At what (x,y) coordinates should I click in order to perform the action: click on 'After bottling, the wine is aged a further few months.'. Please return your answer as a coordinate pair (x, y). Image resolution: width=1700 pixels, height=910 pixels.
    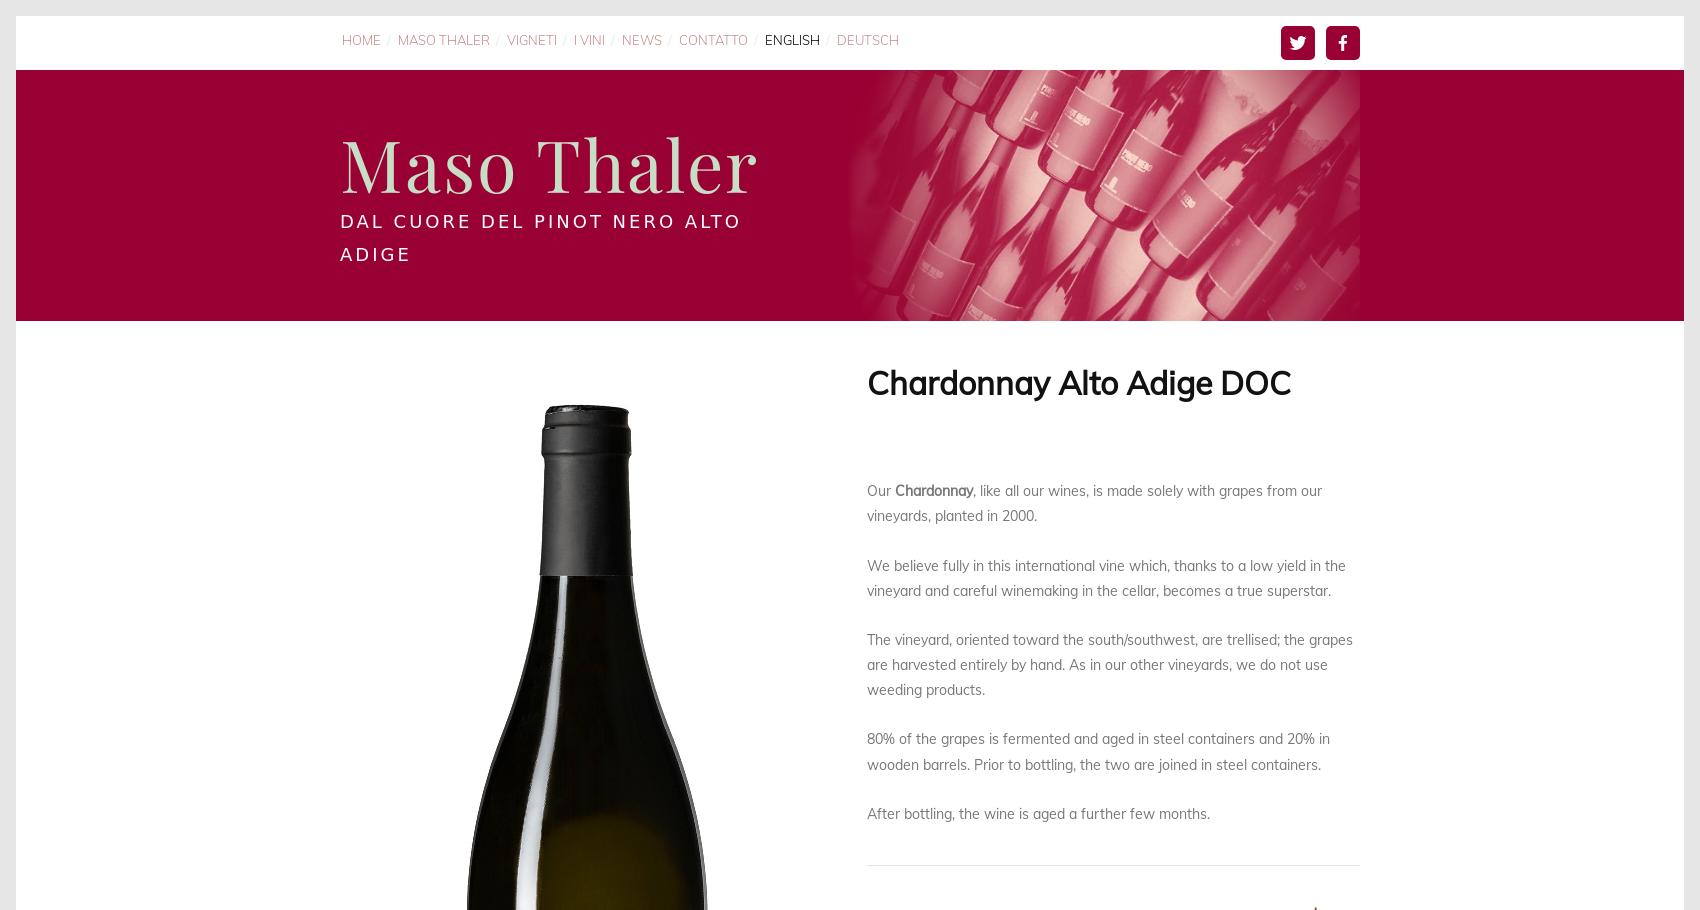
    Looking at the image, I should click on (1037, 811).